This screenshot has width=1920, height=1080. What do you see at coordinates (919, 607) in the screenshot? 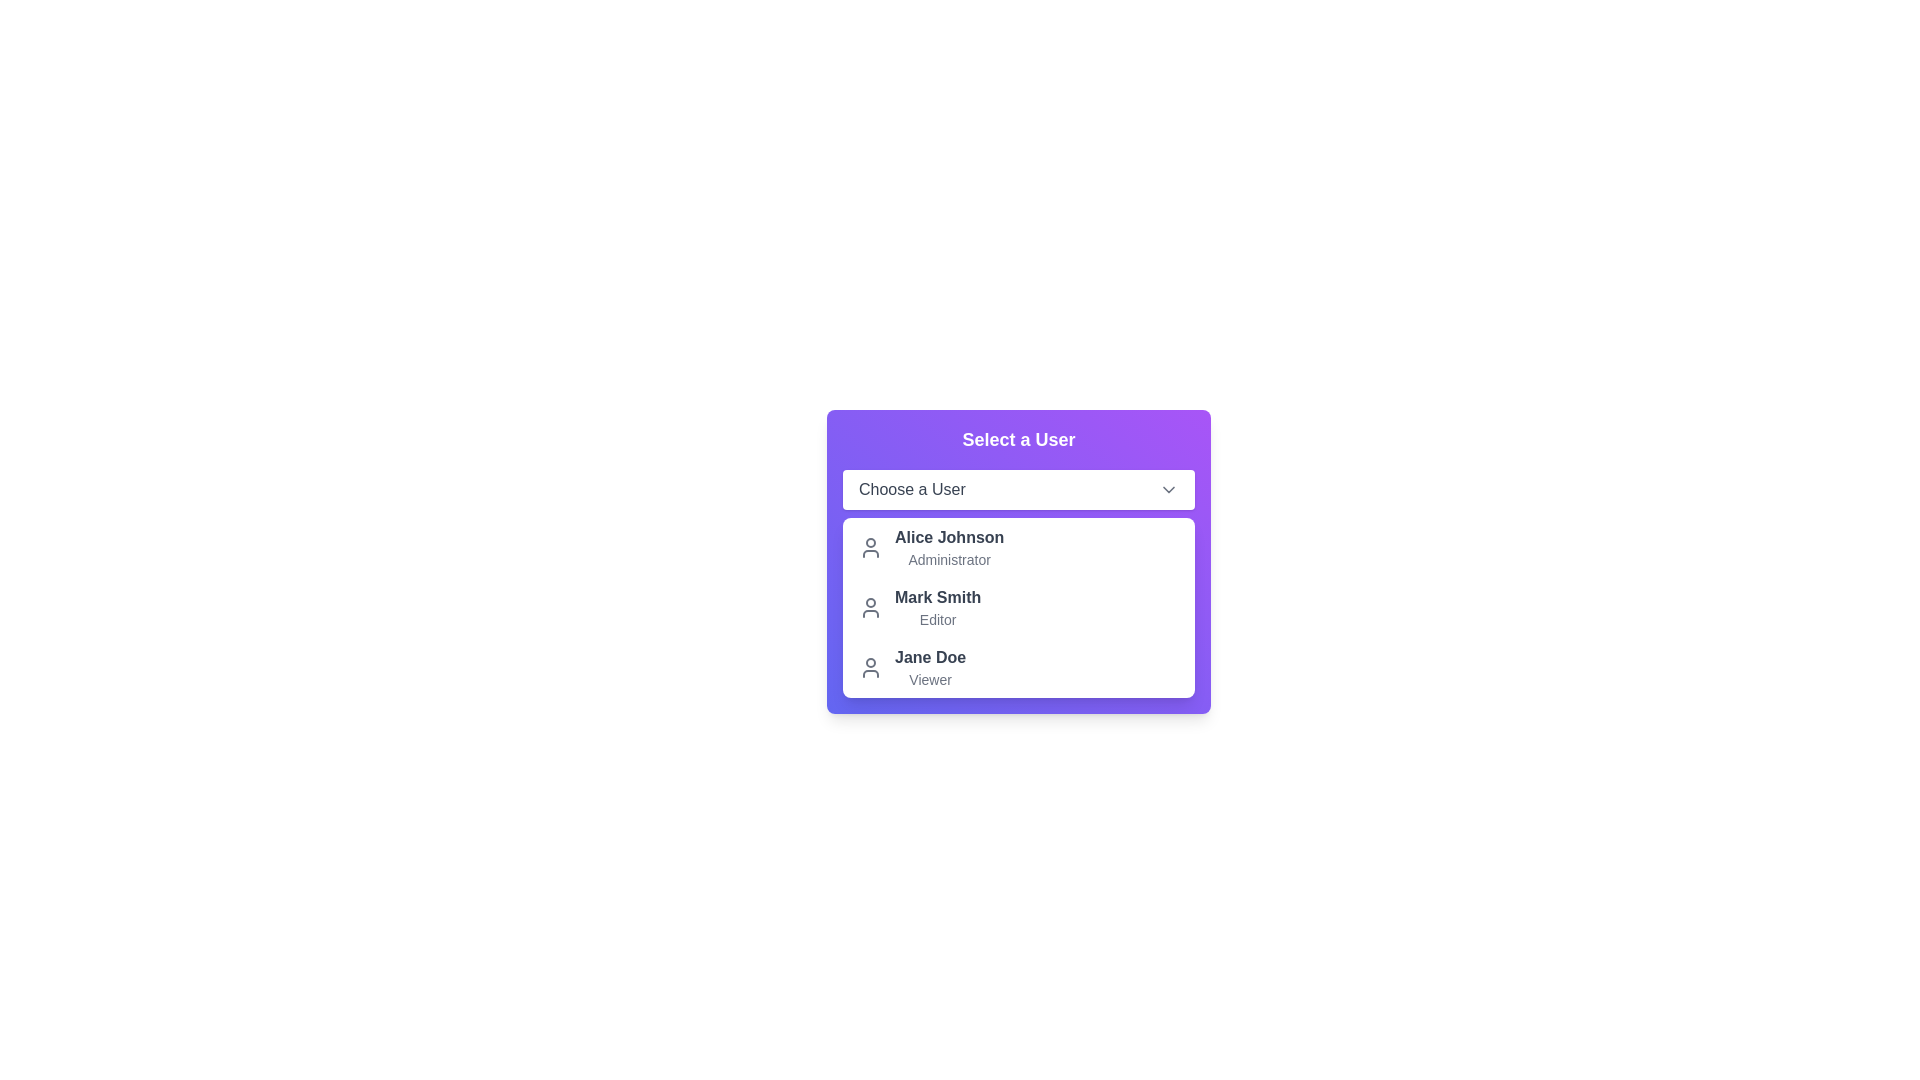
I see `the selectable user profile 'Mark Smith' in the dropdown menu` at bounding box center [919, 607].